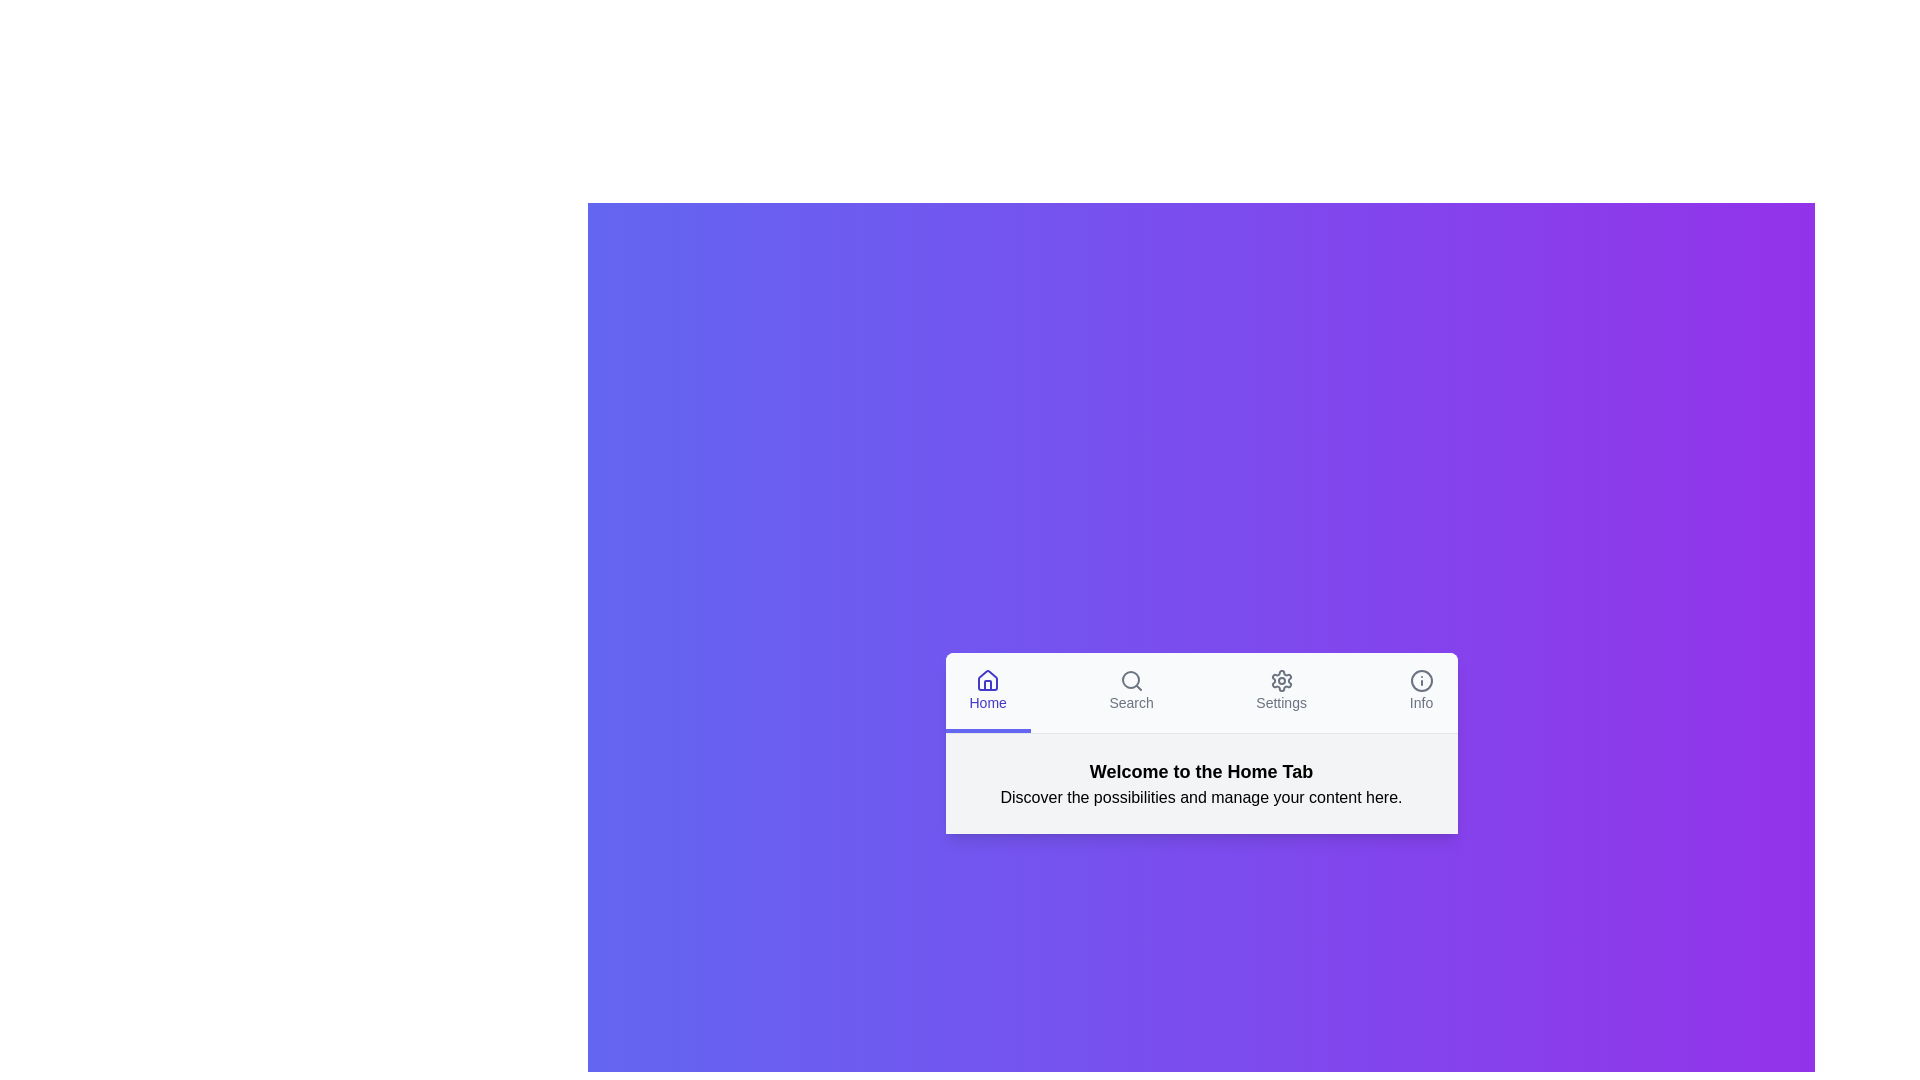 This screenshot has width=1920, height=1080. Describe the element at coordinates (1281, 679) in the screenshot. I see `the 'Settings' icon located third from the left in the bottom navigation bar` at that location.